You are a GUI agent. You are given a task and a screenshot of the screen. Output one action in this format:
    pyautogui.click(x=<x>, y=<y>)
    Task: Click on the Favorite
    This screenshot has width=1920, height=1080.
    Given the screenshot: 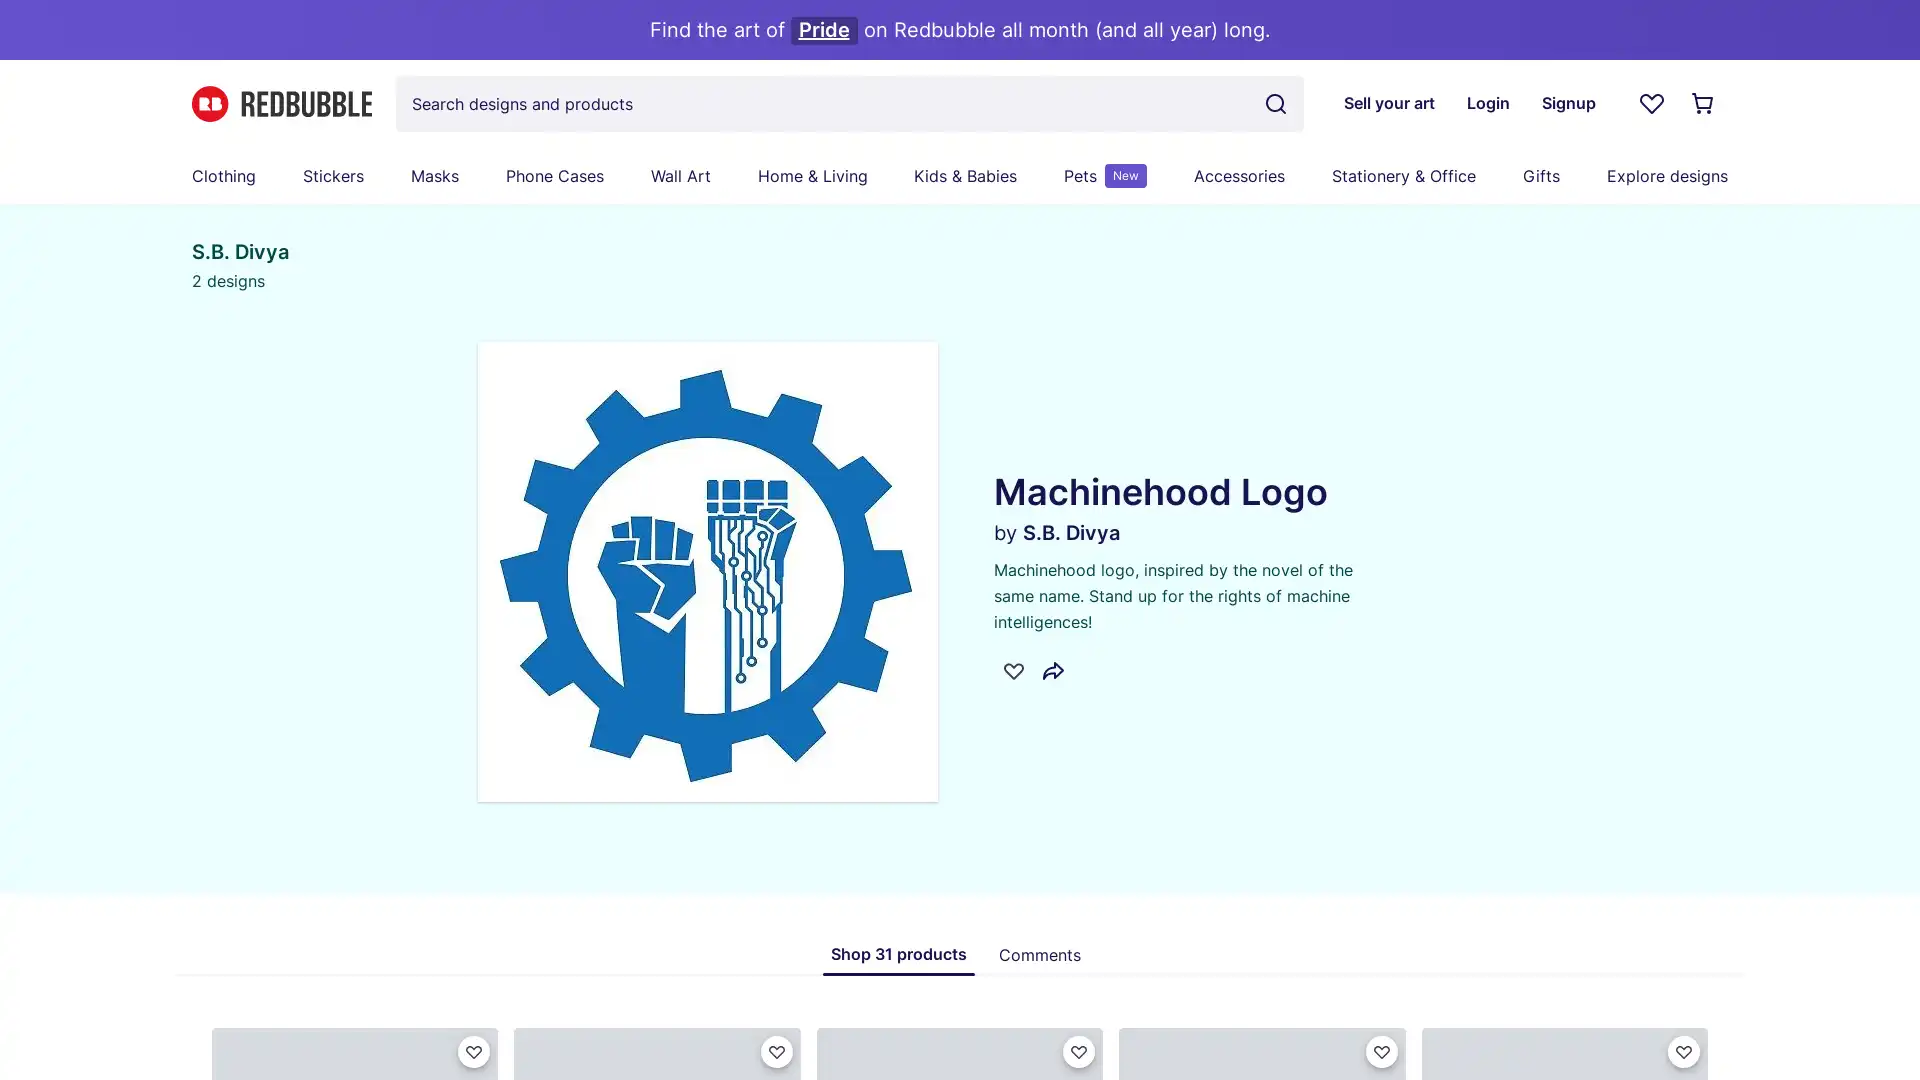 What is the action you would take?
    pyautogui.click(x=1683, y=1051)
    